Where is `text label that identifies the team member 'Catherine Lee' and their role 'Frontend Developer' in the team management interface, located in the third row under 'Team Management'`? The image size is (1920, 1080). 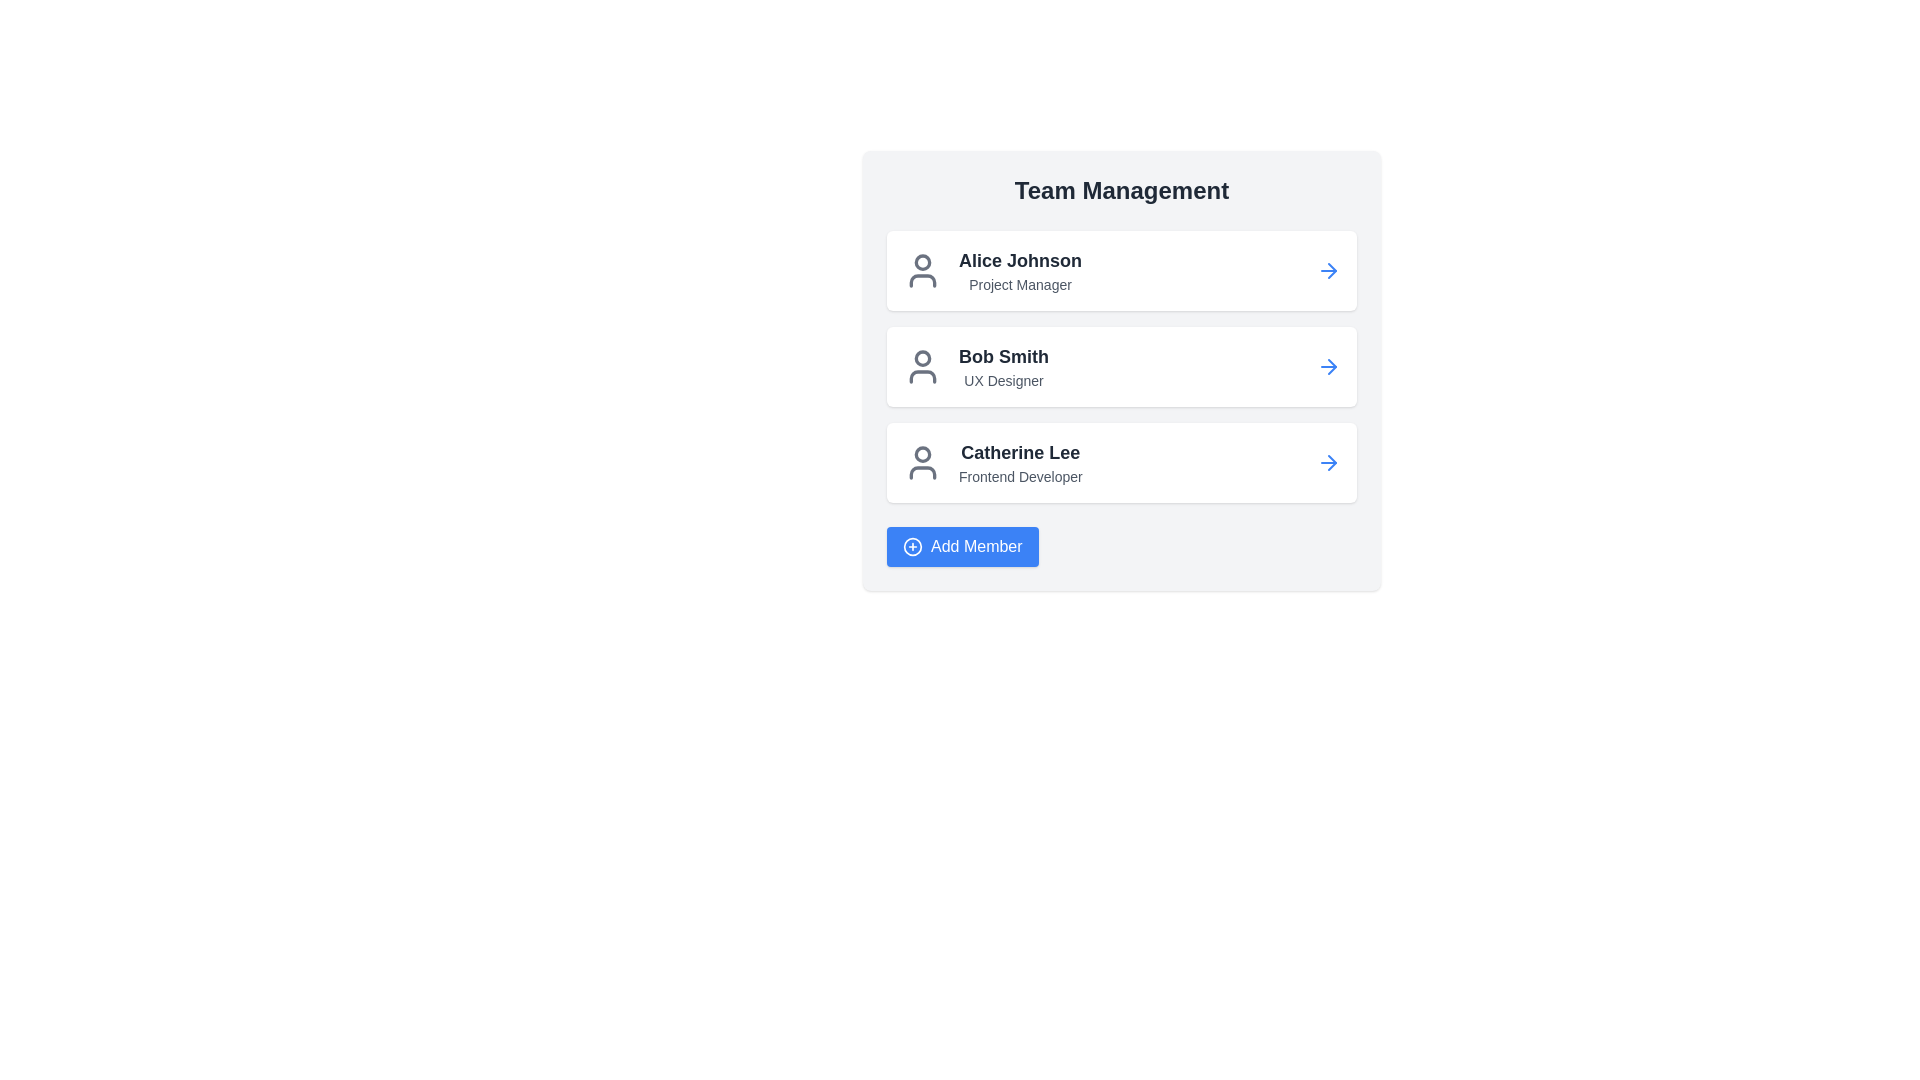
text label that identifies the team member 'Catherine Lee' and their role 'Frontend Developer' in the team management interface, located in the third row under 'Team Management' is located at coordinates (1020, 462).